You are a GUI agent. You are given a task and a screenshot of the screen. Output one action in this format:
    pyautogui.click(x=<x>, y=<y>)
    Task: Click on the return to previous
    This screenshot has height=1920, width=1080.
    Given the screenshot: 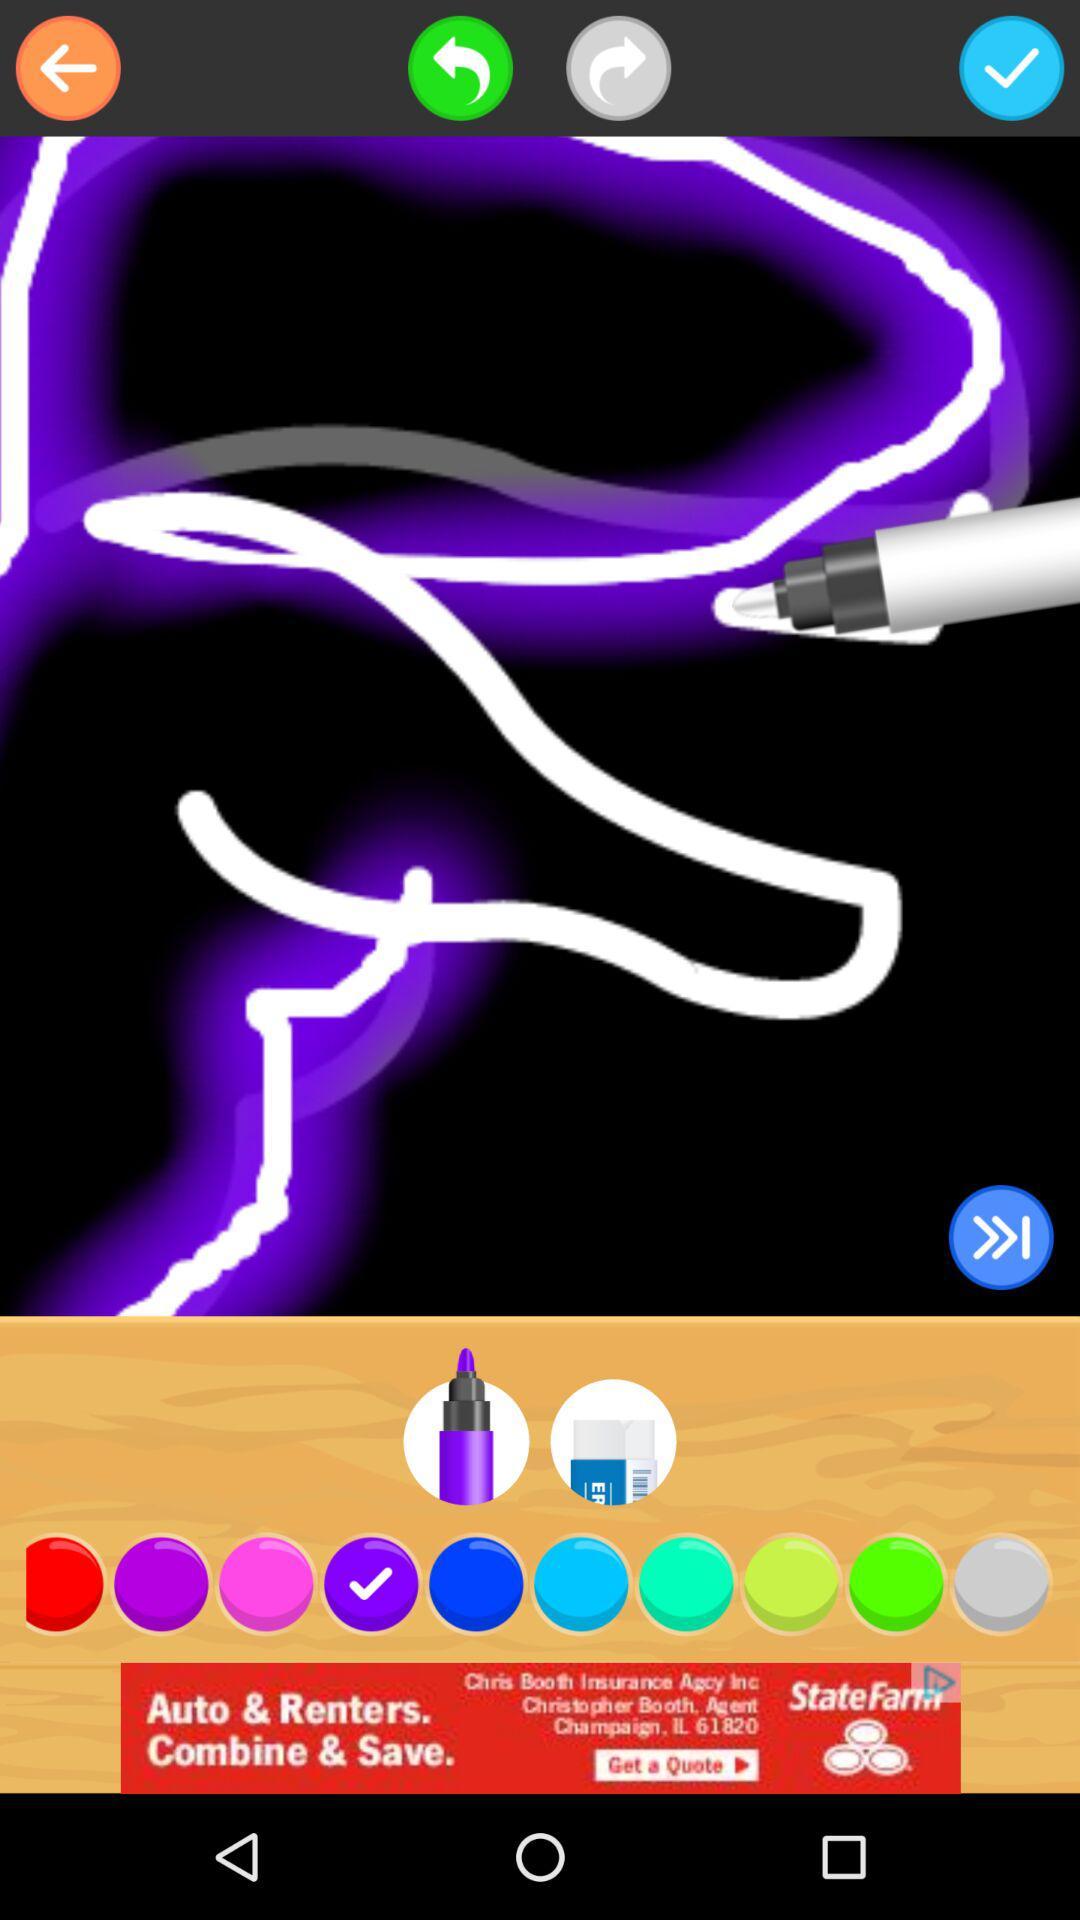 What is the action you would take?
    pyautogui.click(x=67, y=68)
    